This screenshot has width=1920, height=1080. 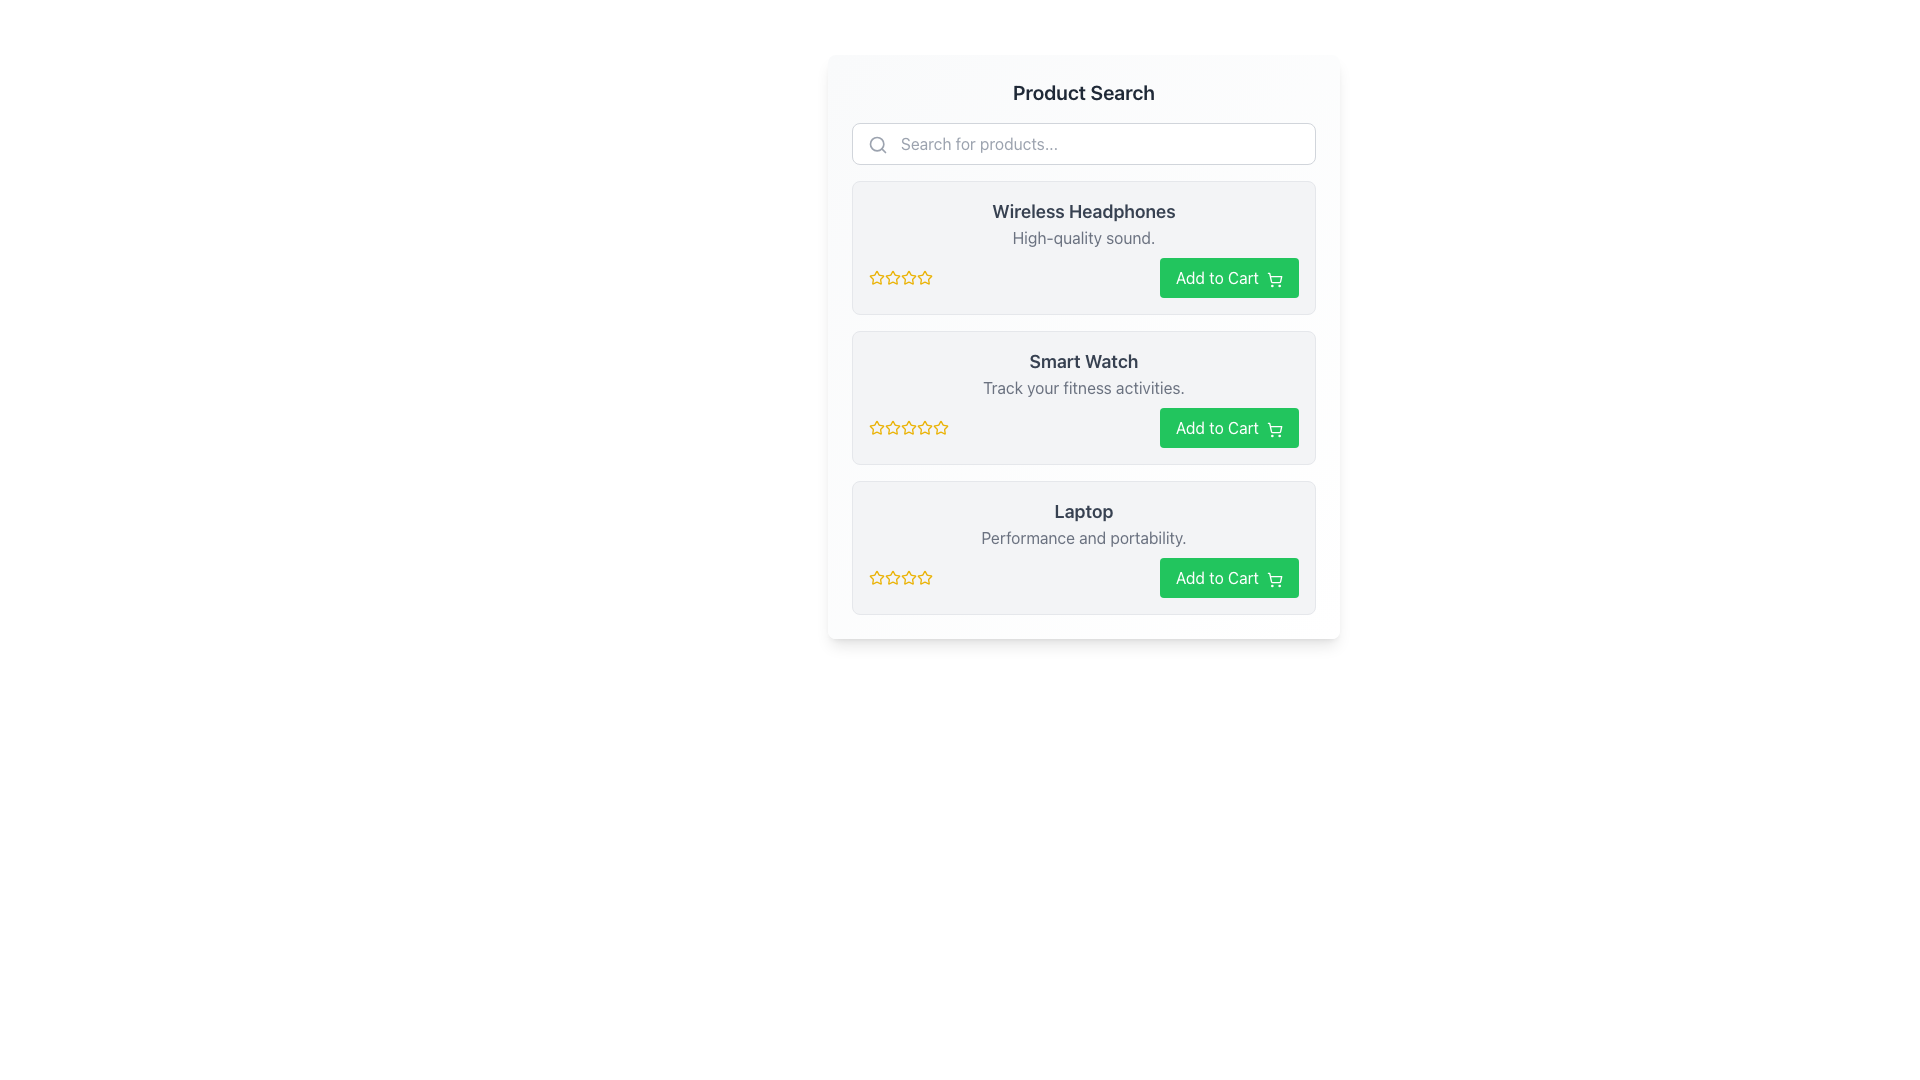 I want to click on the prominent green 'Add to Cart' button with a shopping cart icon located in the top-right corner of the product's section, so click(x=1228, y=277).